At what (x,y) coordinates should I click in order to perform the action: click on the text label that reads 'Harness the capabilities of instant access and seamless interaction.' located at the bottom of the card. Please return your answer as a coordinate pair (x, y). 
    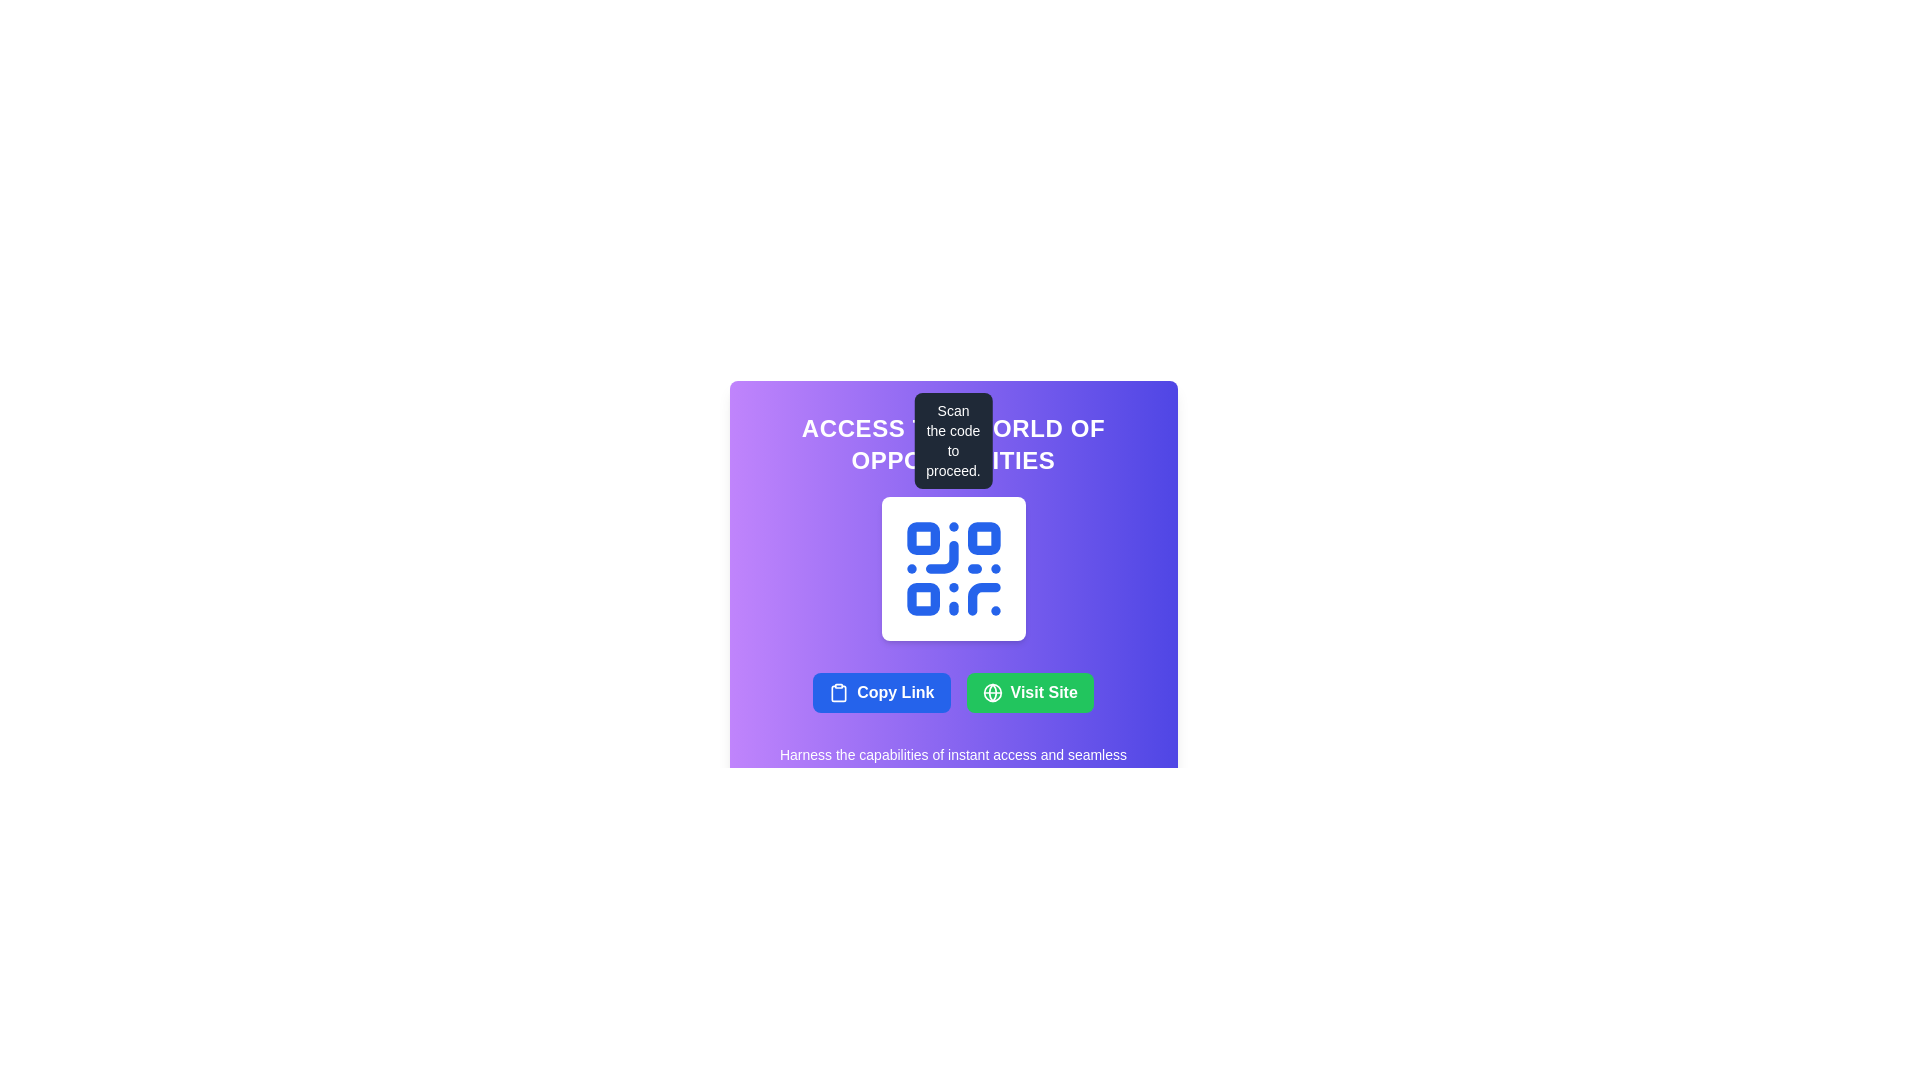
    Looking at the image, I should click on (952, 764).